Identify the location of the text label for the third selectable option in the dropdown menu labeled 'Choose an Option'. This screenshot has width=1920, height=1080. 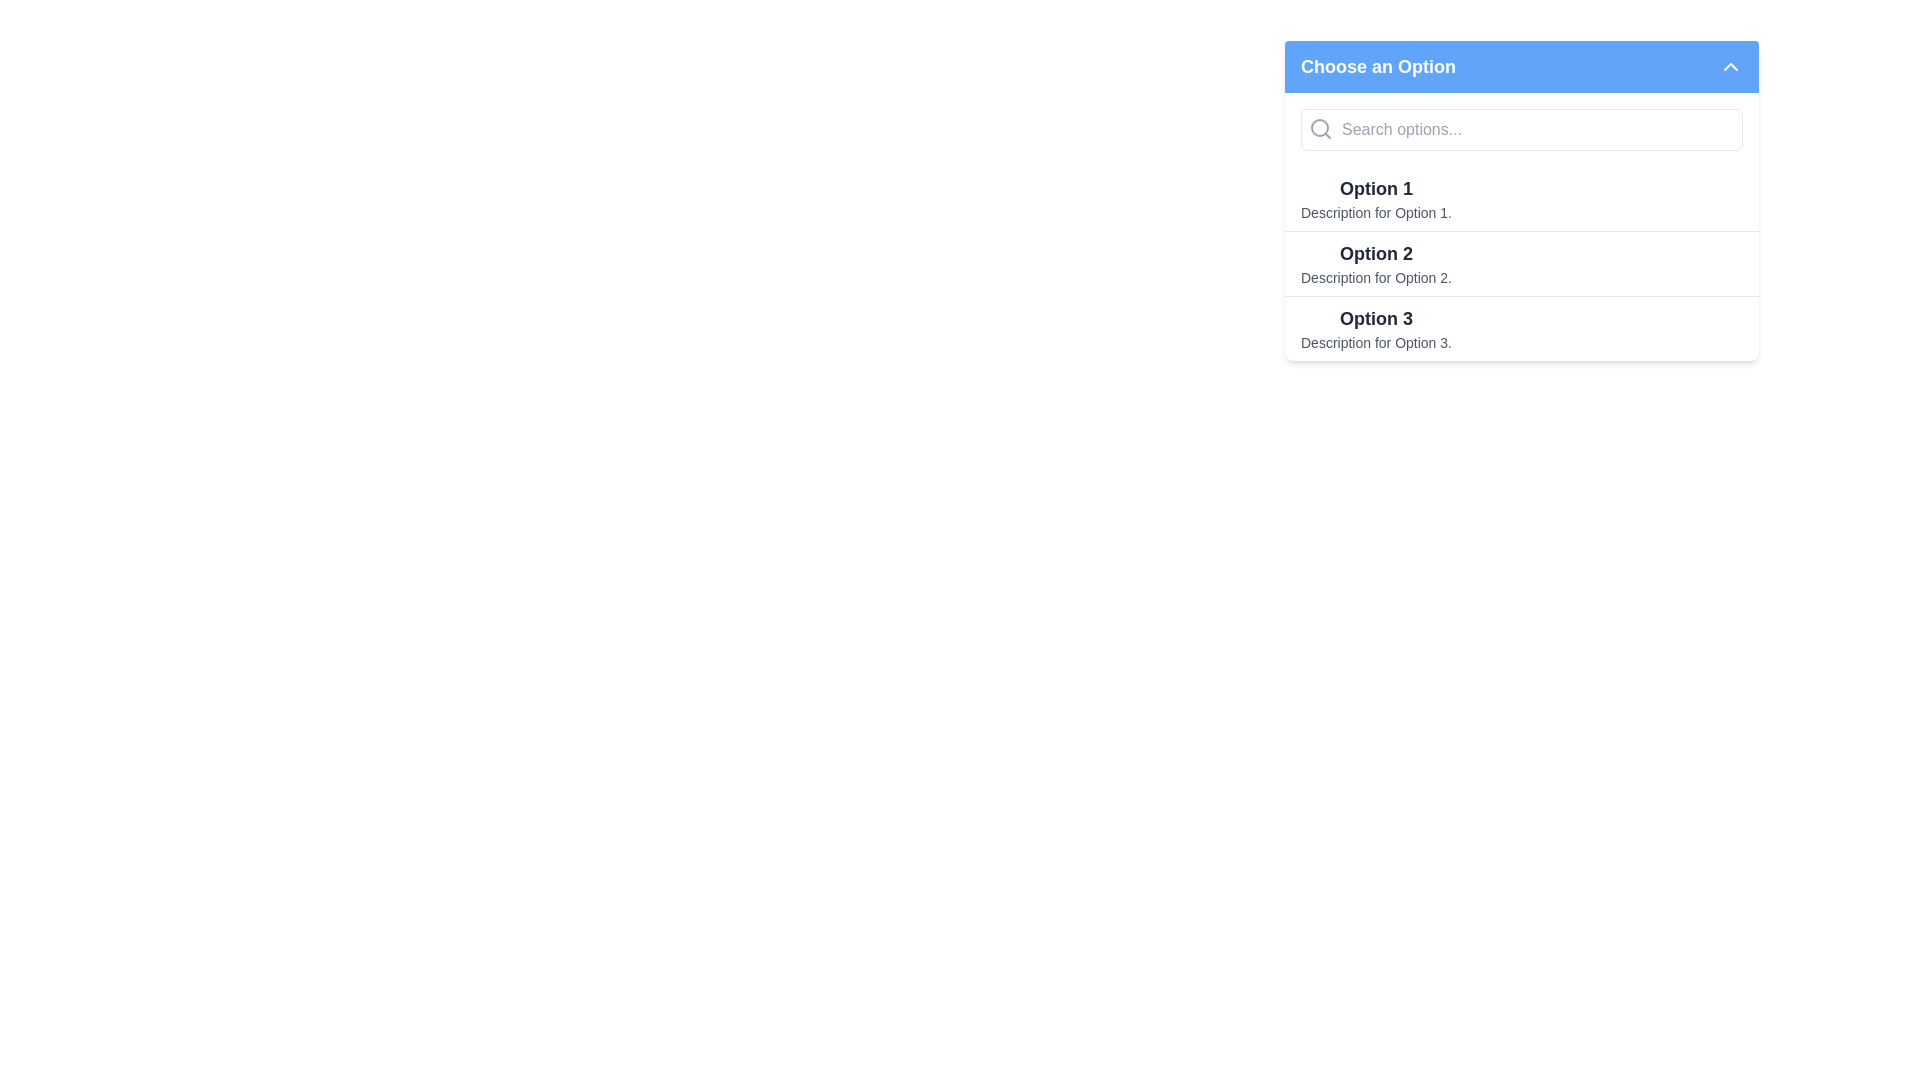
(1375, 318).